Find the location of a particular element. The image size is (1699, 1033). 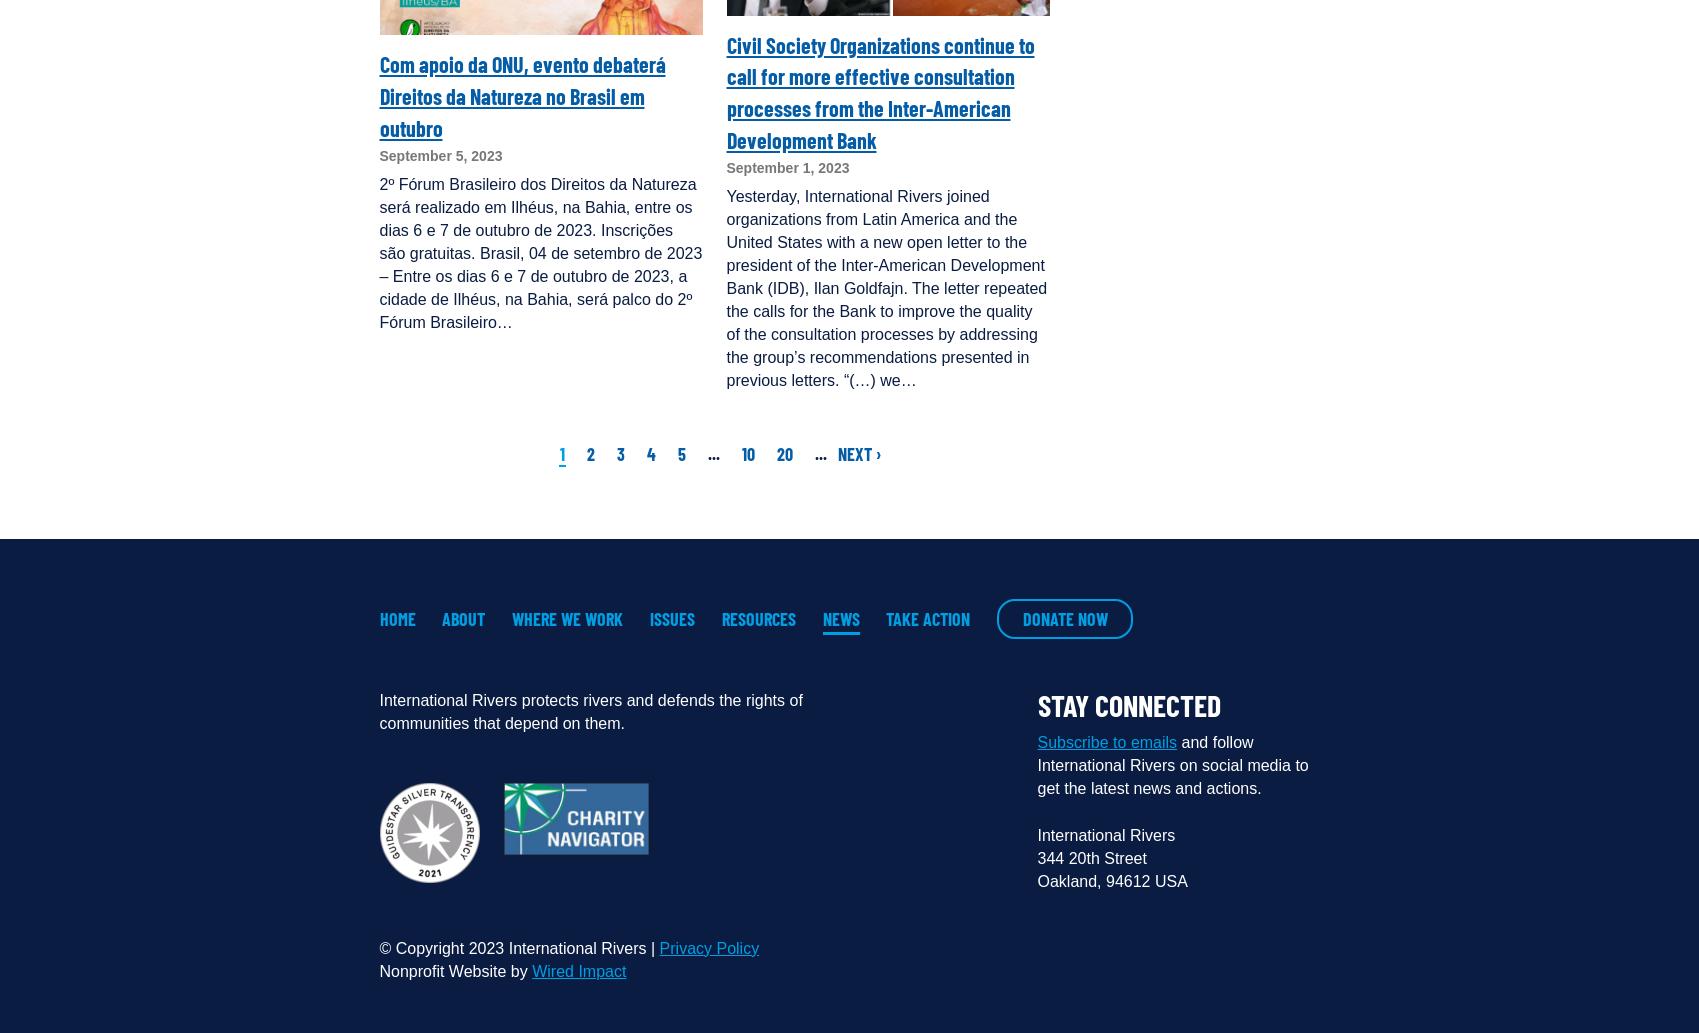

'September 1, 2023' is located at coordinates (787, 167).